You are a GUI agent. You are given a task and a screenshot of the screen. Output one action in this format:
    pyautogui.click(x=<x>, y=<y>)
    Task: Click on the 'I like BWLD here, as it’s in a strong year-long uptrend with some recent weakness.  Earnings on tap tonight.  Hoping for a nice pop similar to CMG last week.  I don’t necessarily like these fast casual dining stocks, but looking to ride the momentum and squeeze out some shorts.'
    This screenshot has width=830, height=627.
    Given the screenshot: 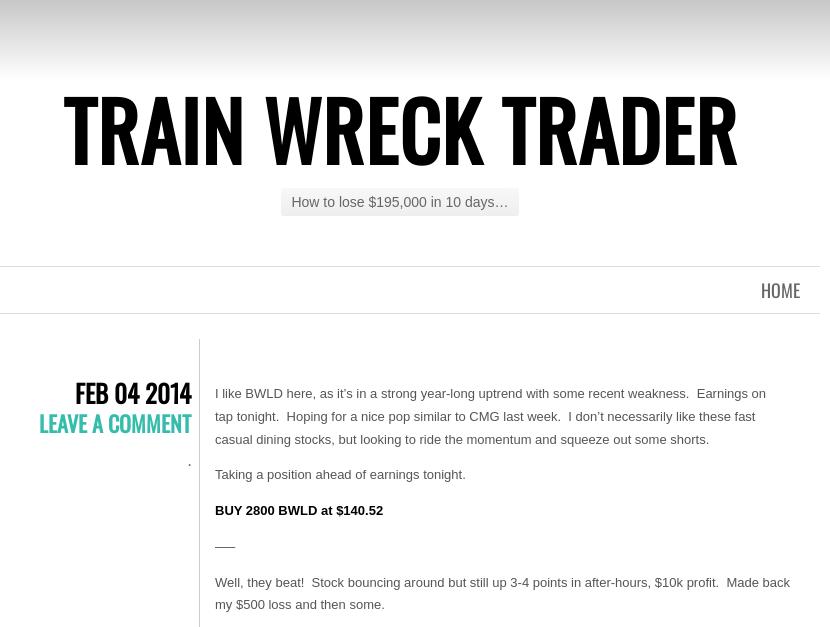 What is the action you would take?
    pyautogui.click(x=213, y=415)
    